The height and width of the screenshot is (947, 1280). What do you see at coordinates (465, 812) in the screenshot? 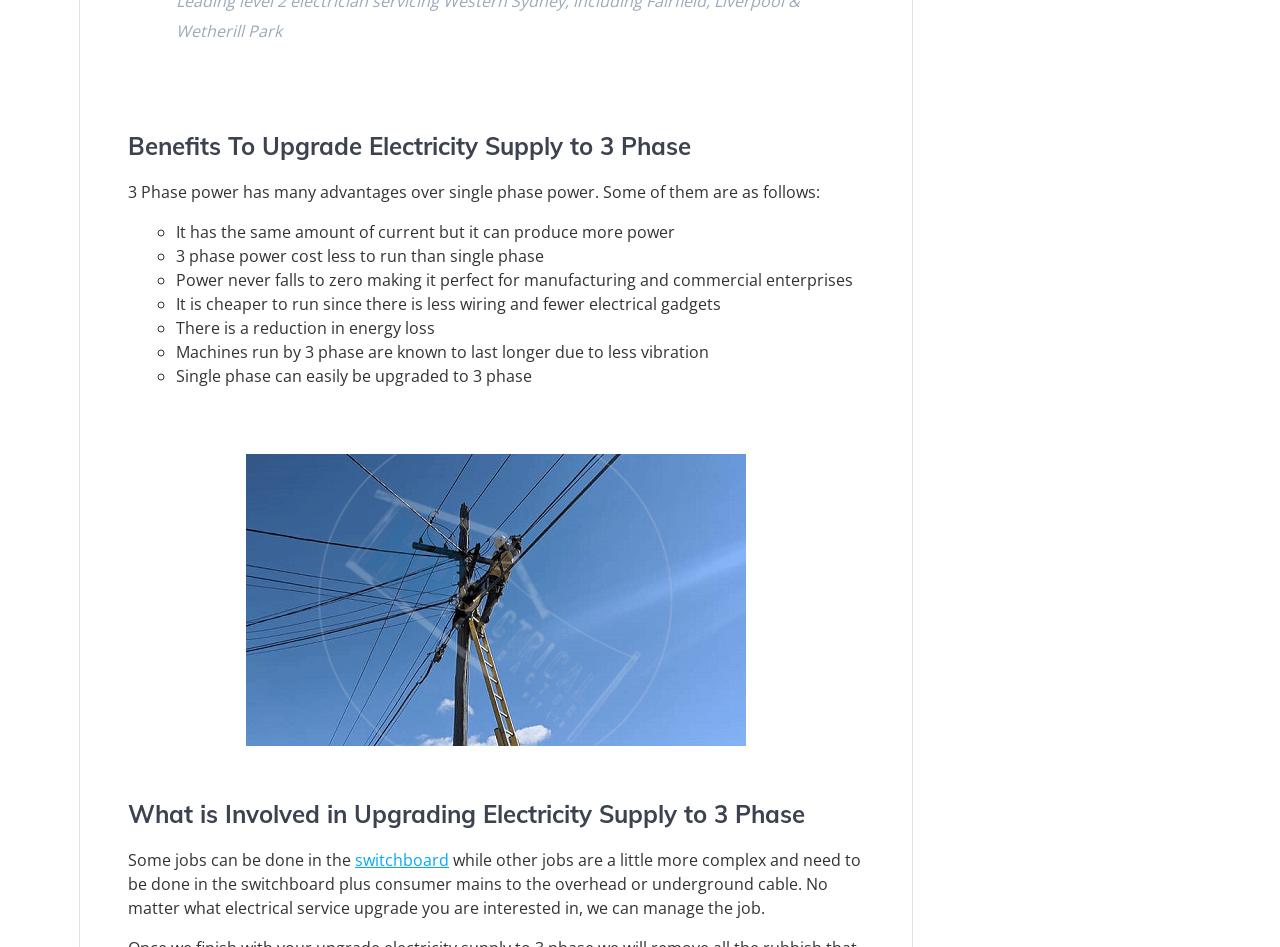
I see `'What is Involved in Upgrading Electricity Supply to 3 Phase'` at bounding box center [465, 812].